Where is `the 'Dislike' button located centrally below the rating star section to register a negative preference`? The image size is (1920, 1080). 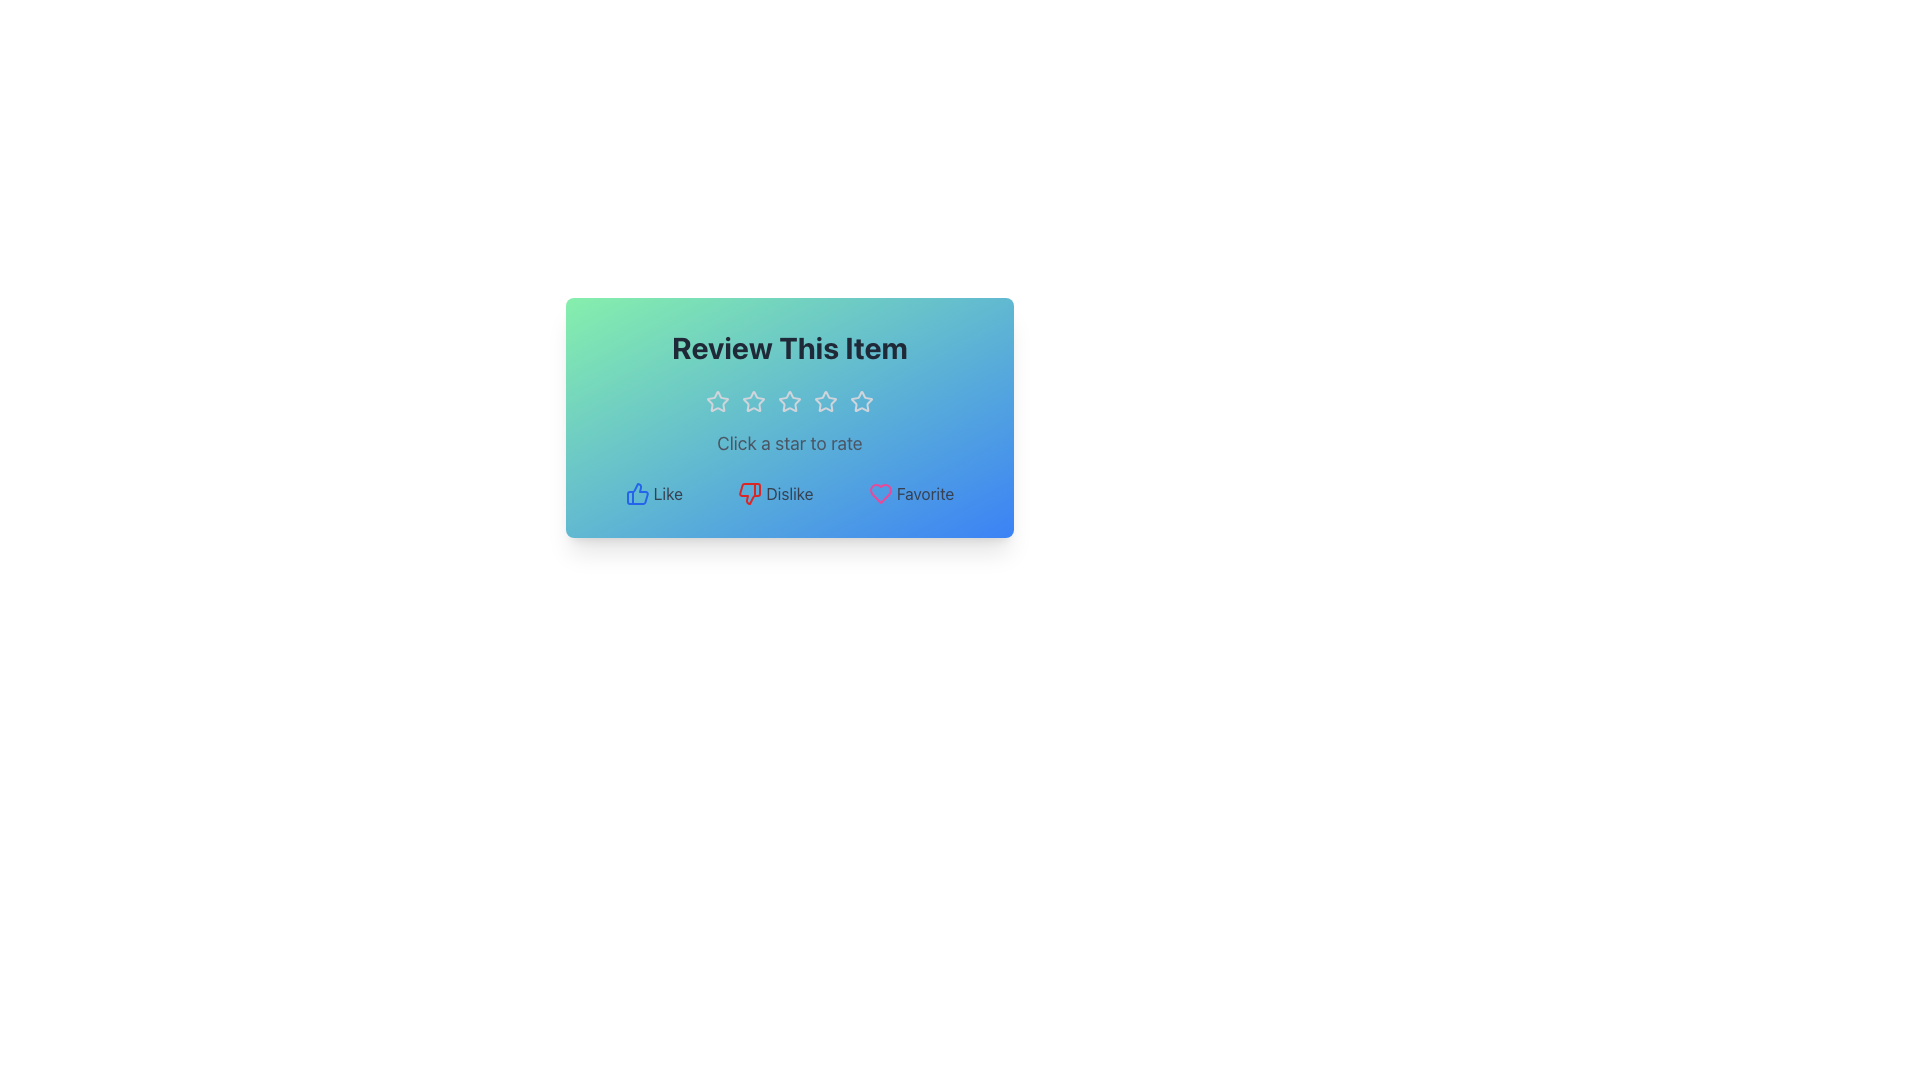
the 'Dislike' button located centrally below the rating star section to register a negative preference is located at coordinates (774, 493).